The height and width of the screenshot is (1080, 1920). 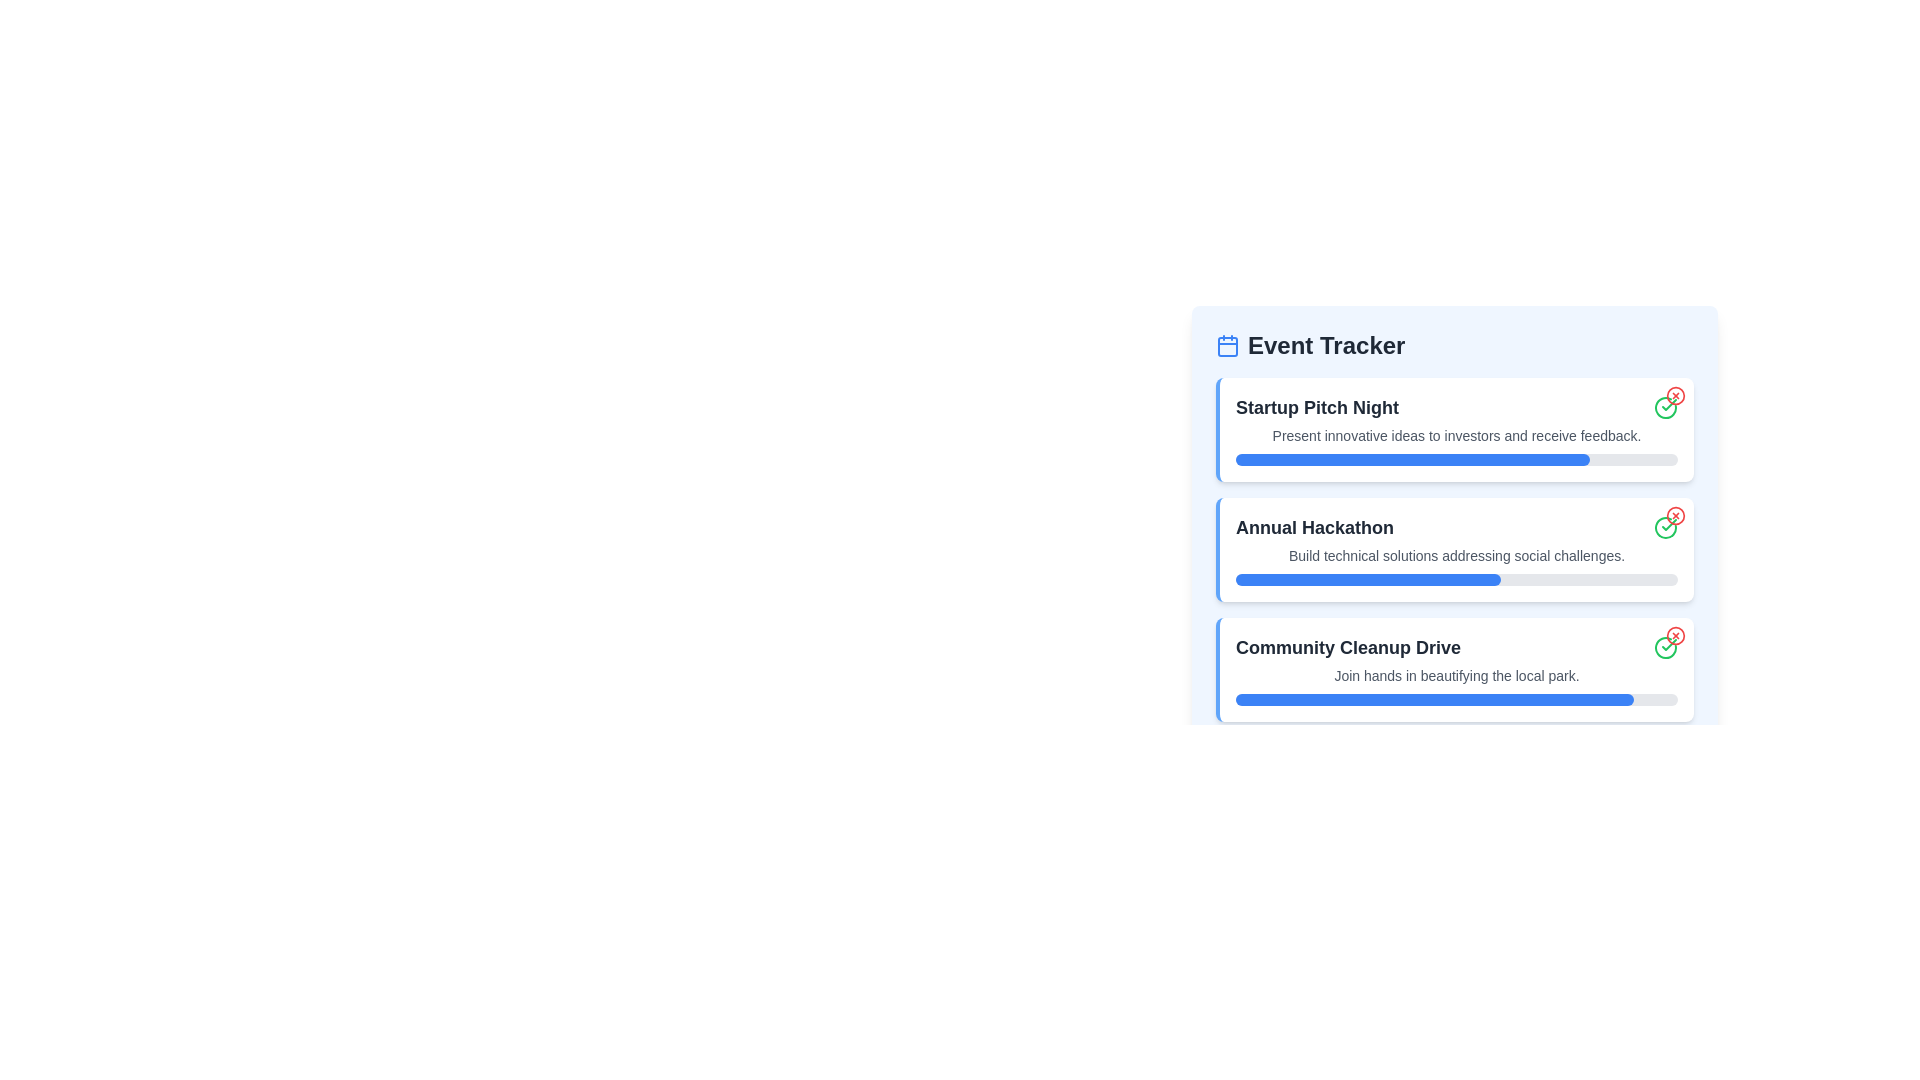 I want to click on the Progress Bar located in the 'Startup Pitch Night' section, directly below the description 'Present innovative ideas to investors and receive feedback.', so click(x=1457, y=459).